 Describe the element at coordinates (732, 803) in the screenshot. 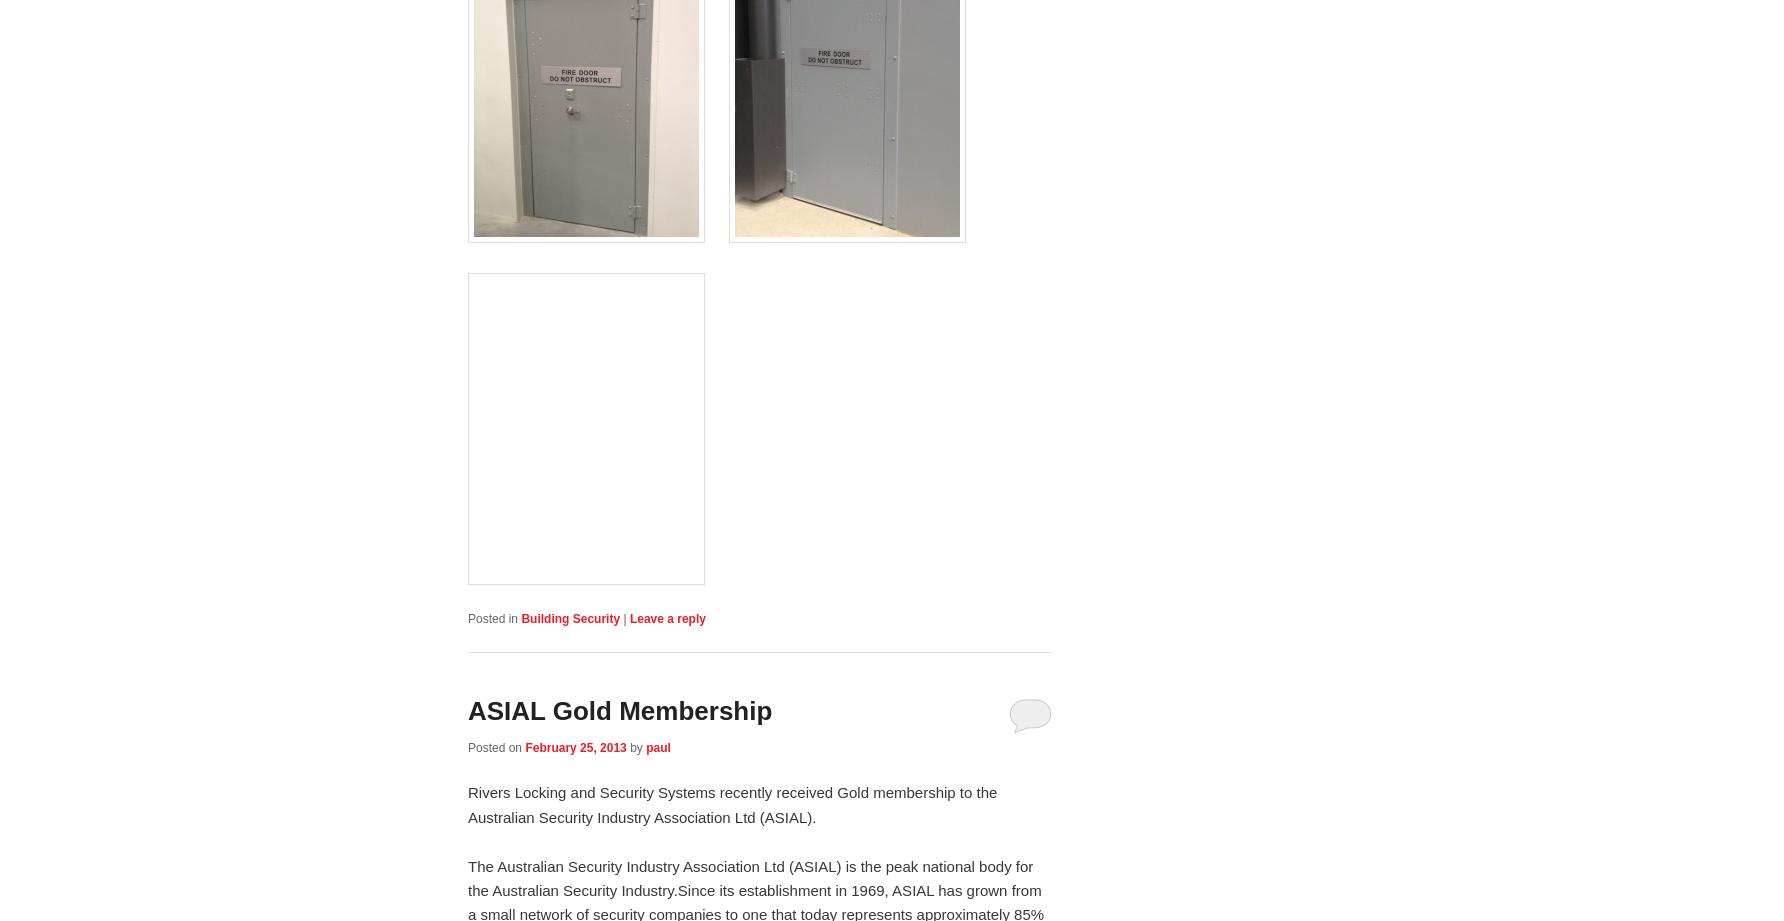

I see `'Rivers Locking and Security Systems recently received Gold membership to the Australian Security Industry Association Ltd (ASIAL).'` at that location.